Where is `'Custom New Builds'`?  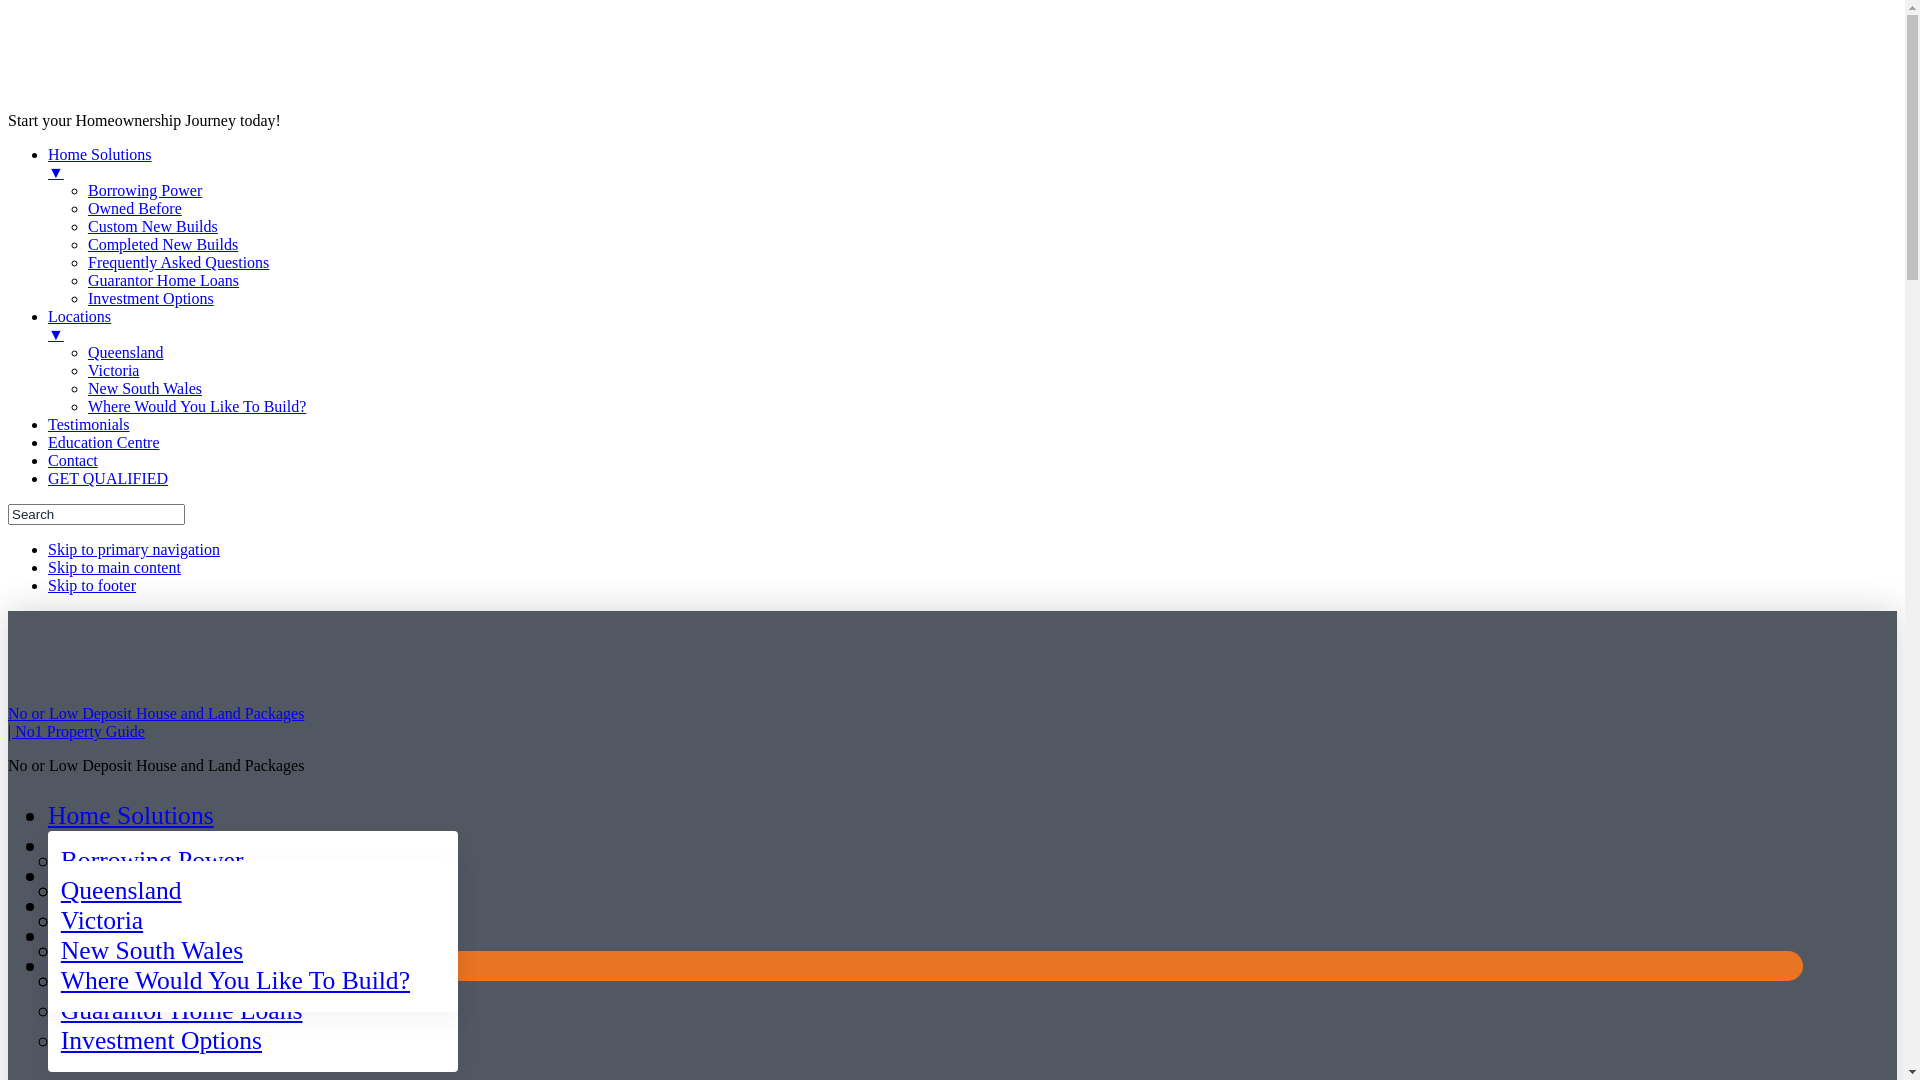 'Custom New Builds' is located at coordinates (152, 225).